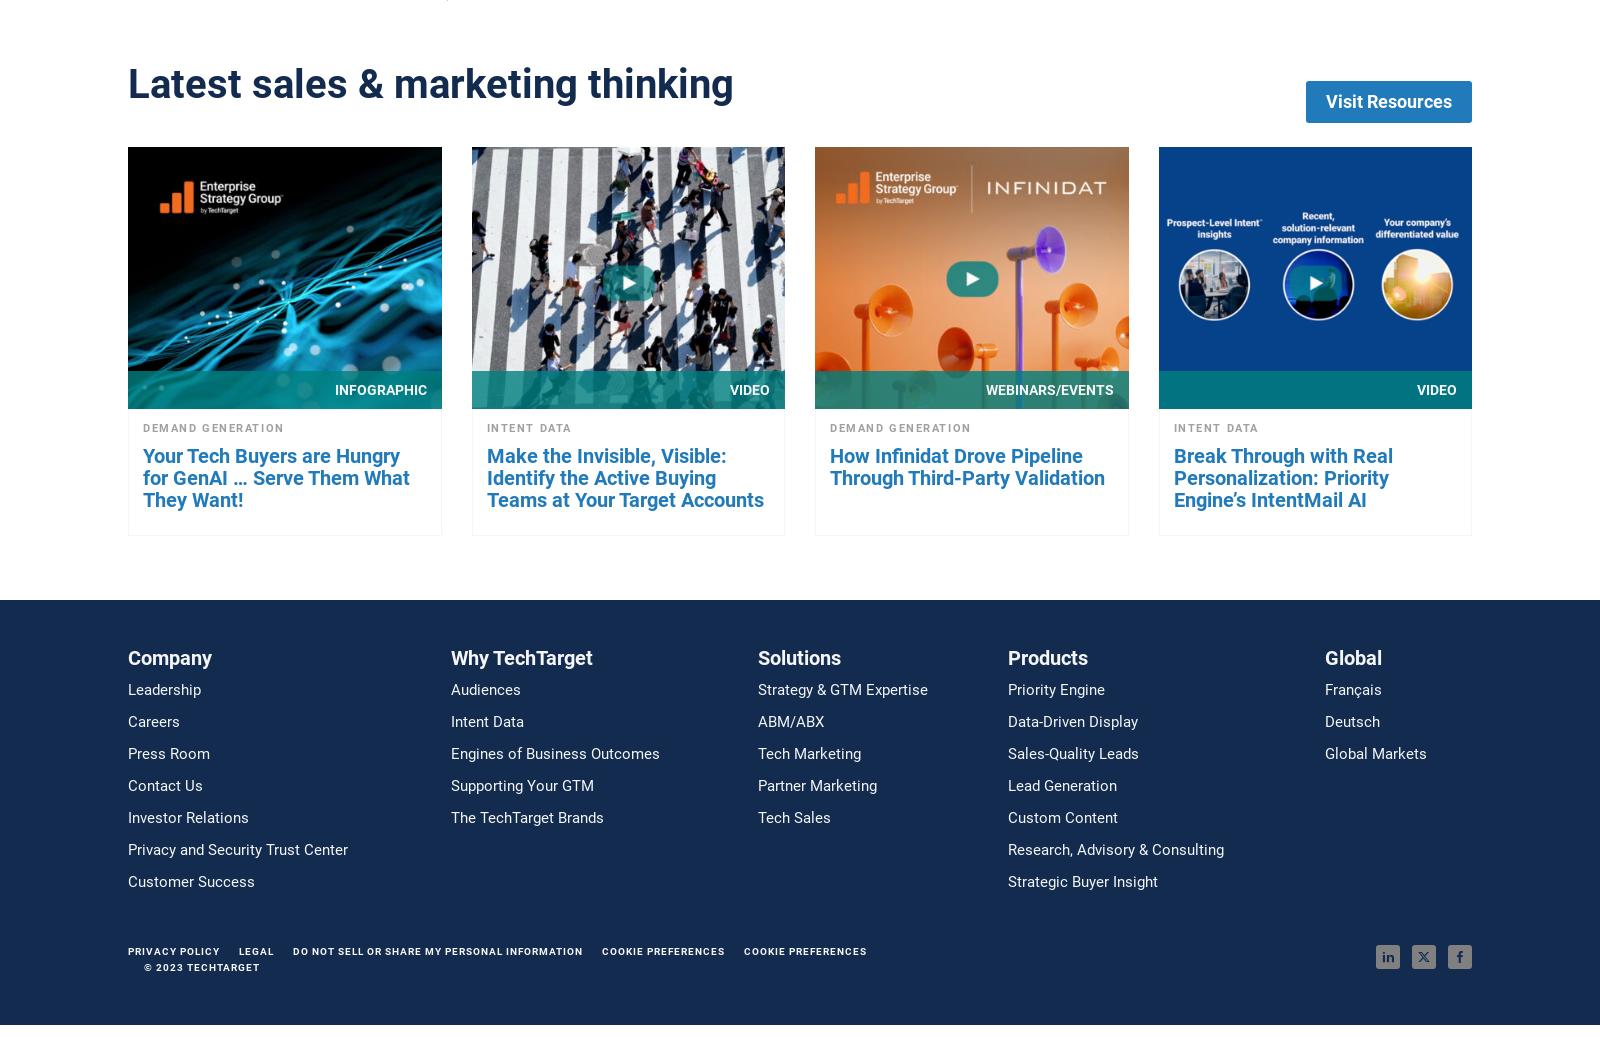  What do you see at coordinates (484, 688) in the screenshot?
I see `'Audiences'` at bounding box center [484, 688].